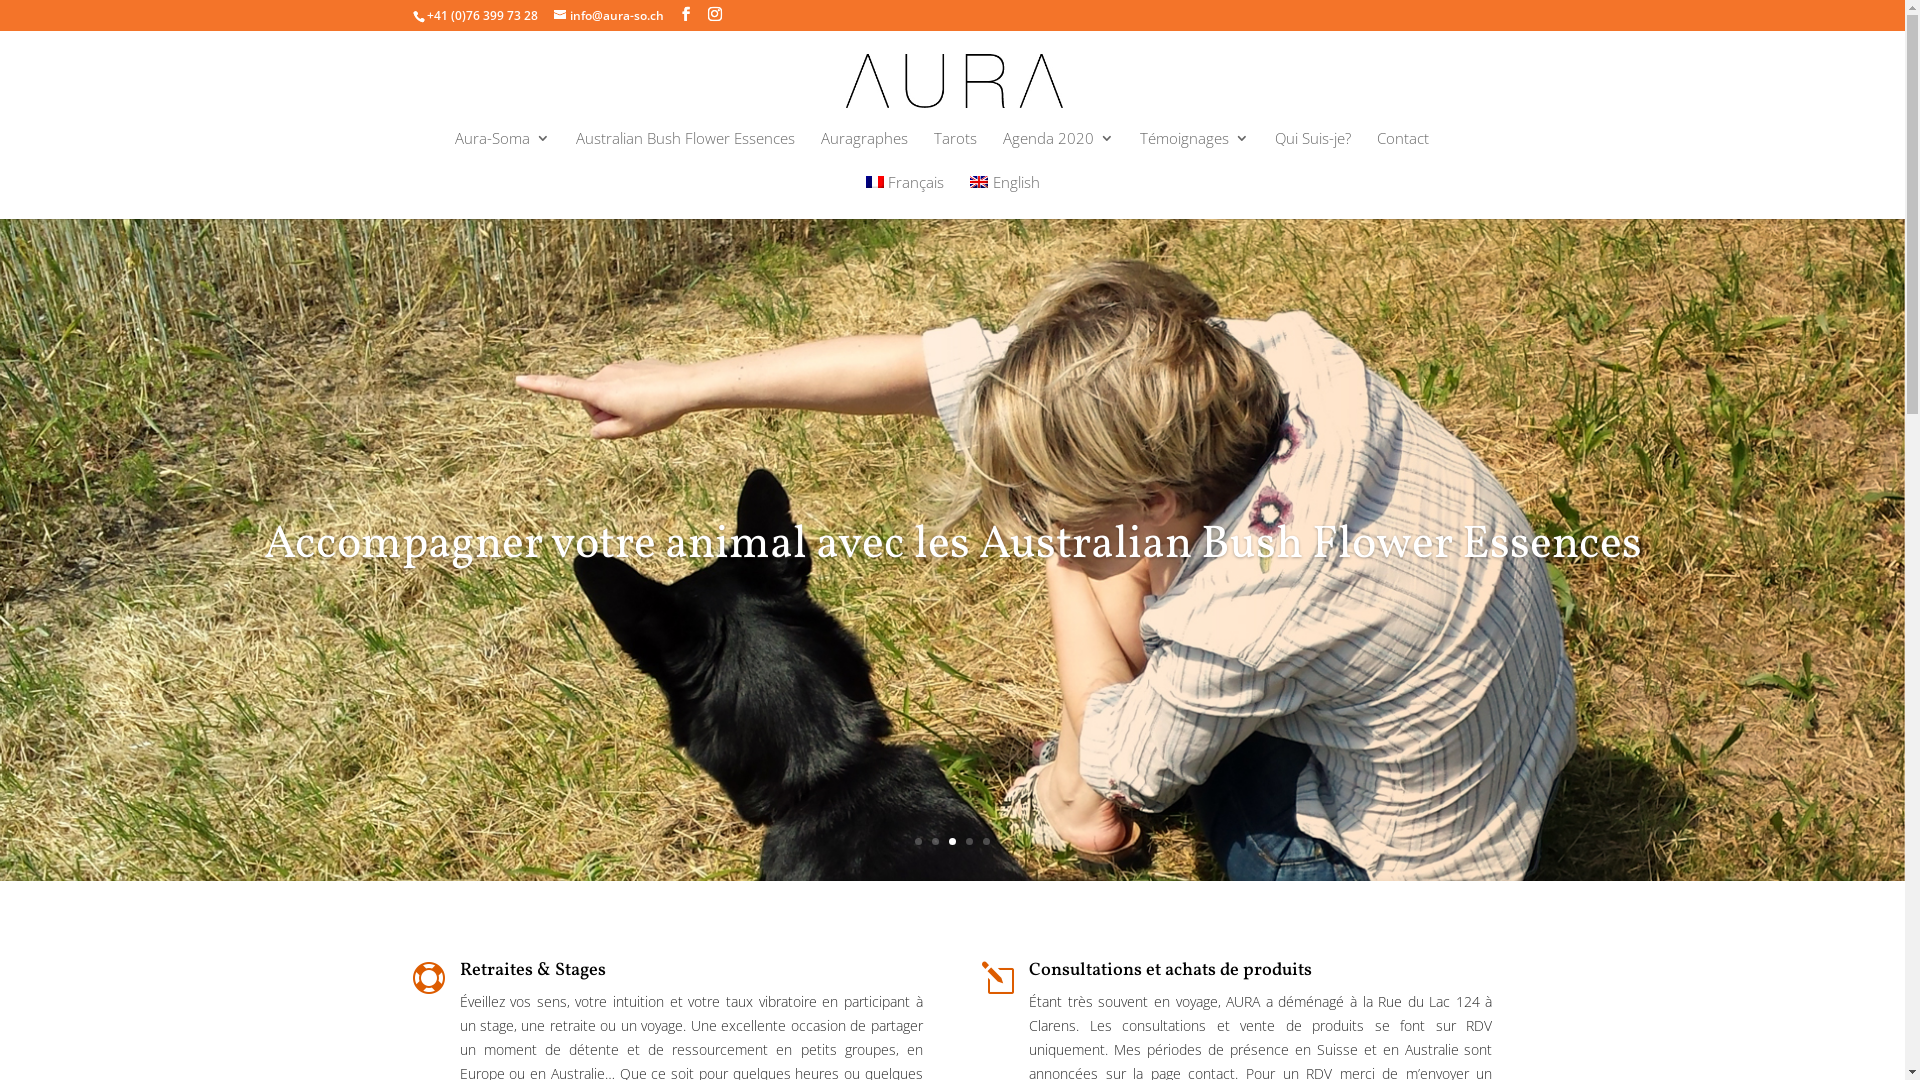 Image resolution: width=1920 pixels, height=1080 pixels. I want to click on 'Retraites & Stages', so click(532, 969).